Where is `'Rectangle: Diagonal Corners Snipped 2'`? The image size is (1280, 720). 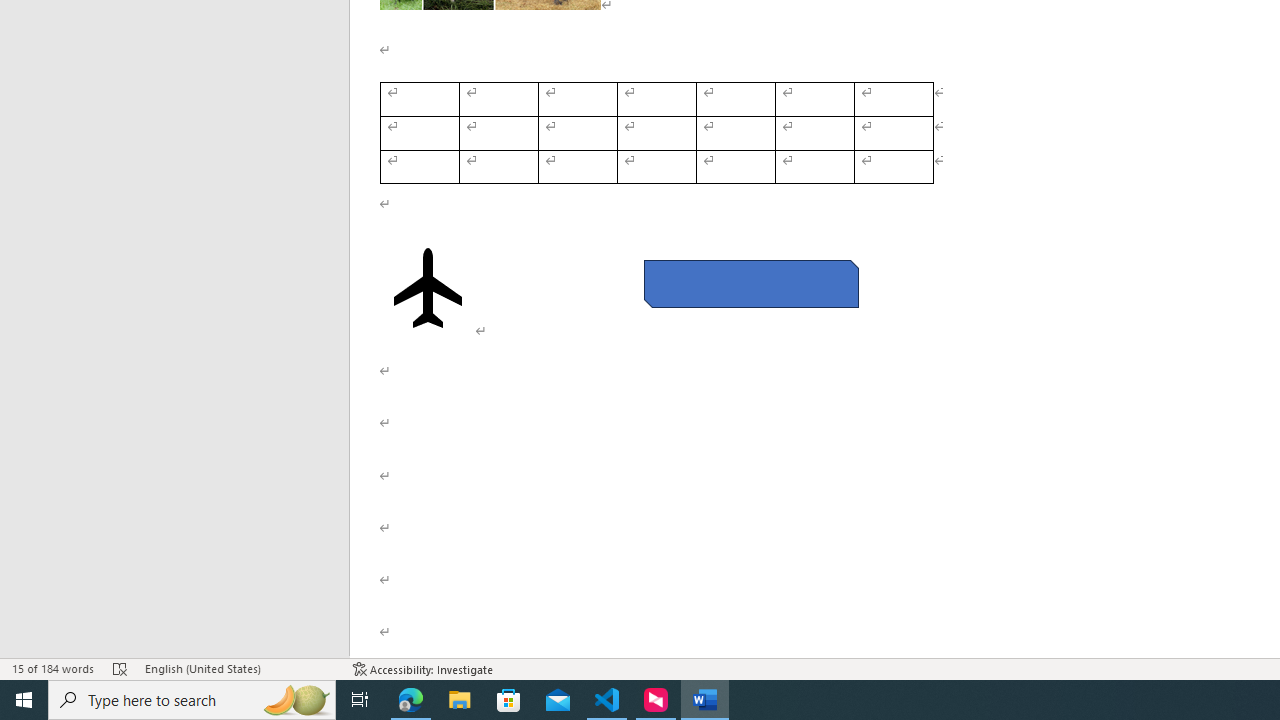
'Rectangle: Diagonal Corners Snipped 2' is located at coordinates (750, 284).